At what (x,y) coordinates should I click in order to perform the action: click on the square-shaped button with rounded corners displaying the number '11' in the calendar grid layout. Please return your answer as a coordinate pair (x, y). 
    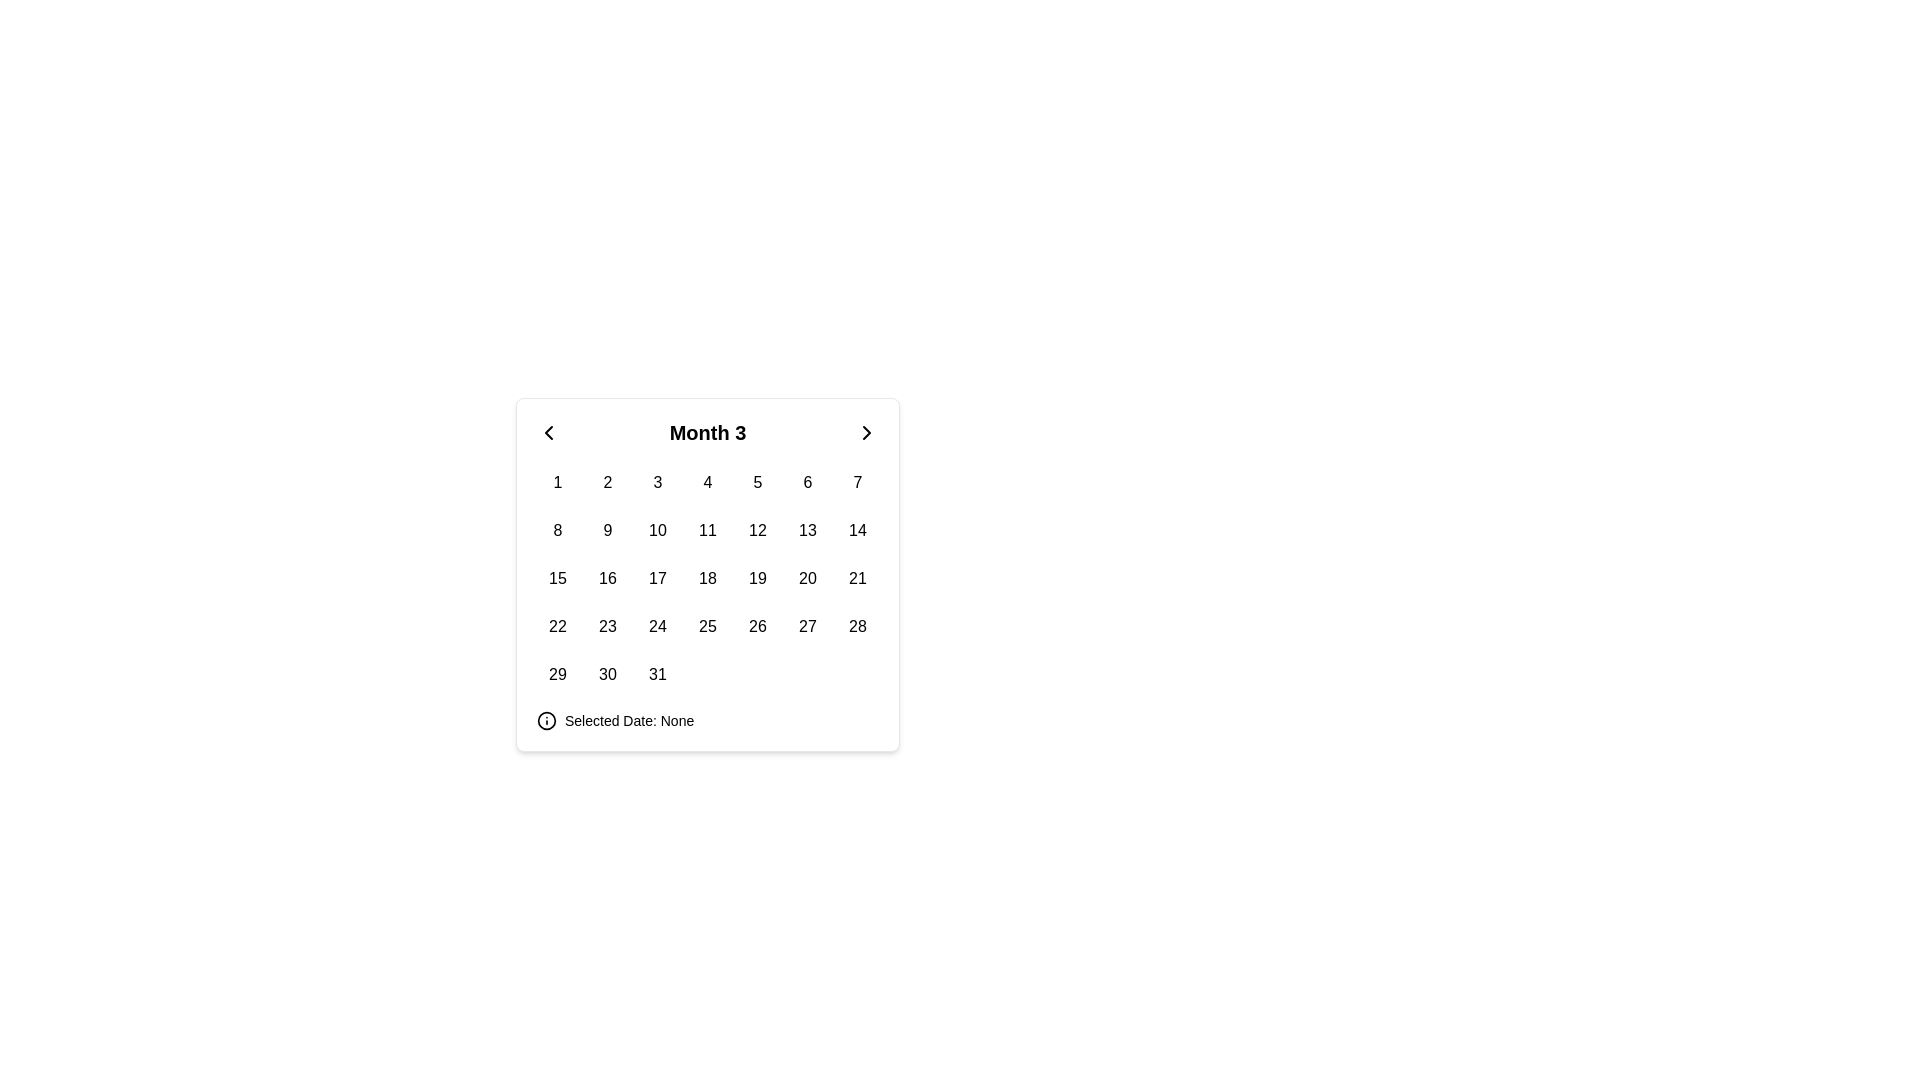
    Looking at the image, I should click on (708, 530).